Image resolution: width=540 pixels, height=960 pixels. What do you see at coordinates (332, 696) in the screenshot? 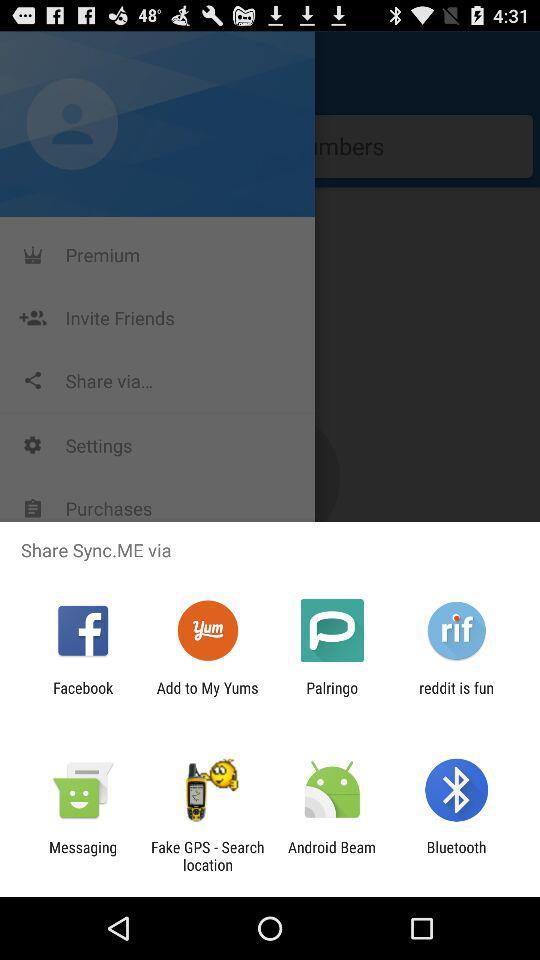
I see `palringo item` at bounding box center [332, 696].